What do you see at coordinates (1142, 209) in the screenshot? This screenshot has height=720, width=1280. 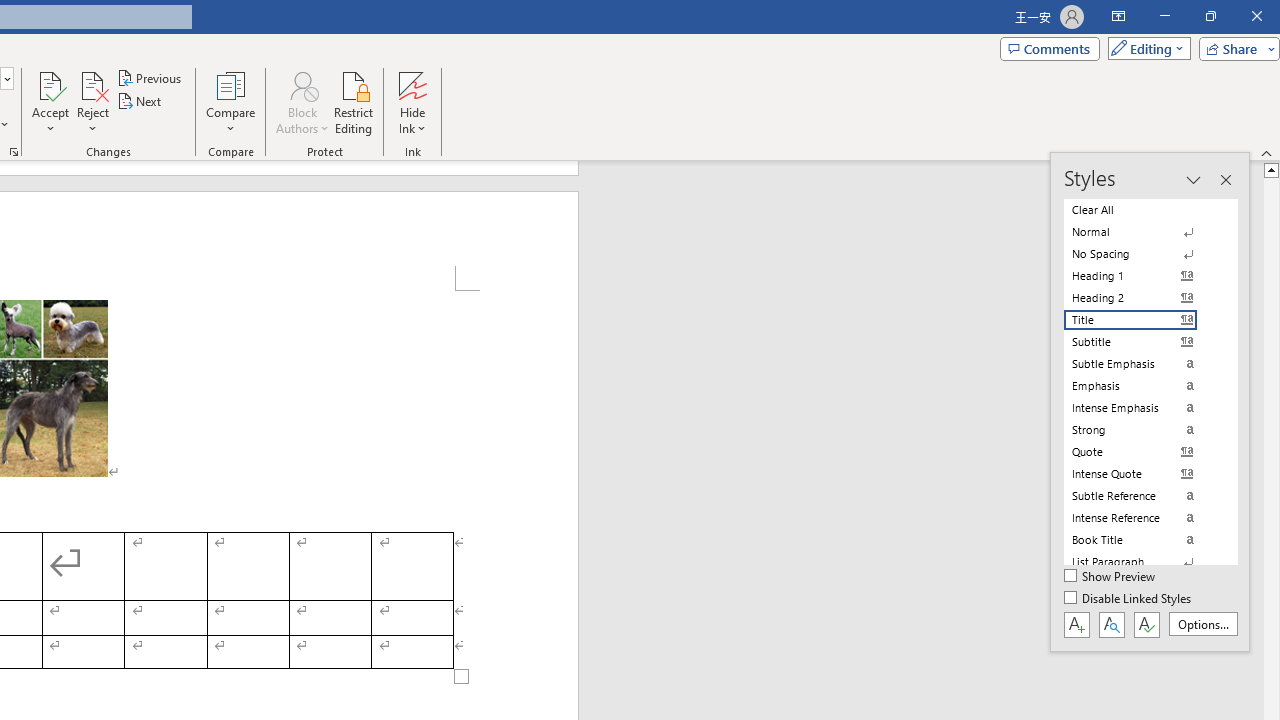 I see `'Clear All'` at bounding box center [1142, 209].